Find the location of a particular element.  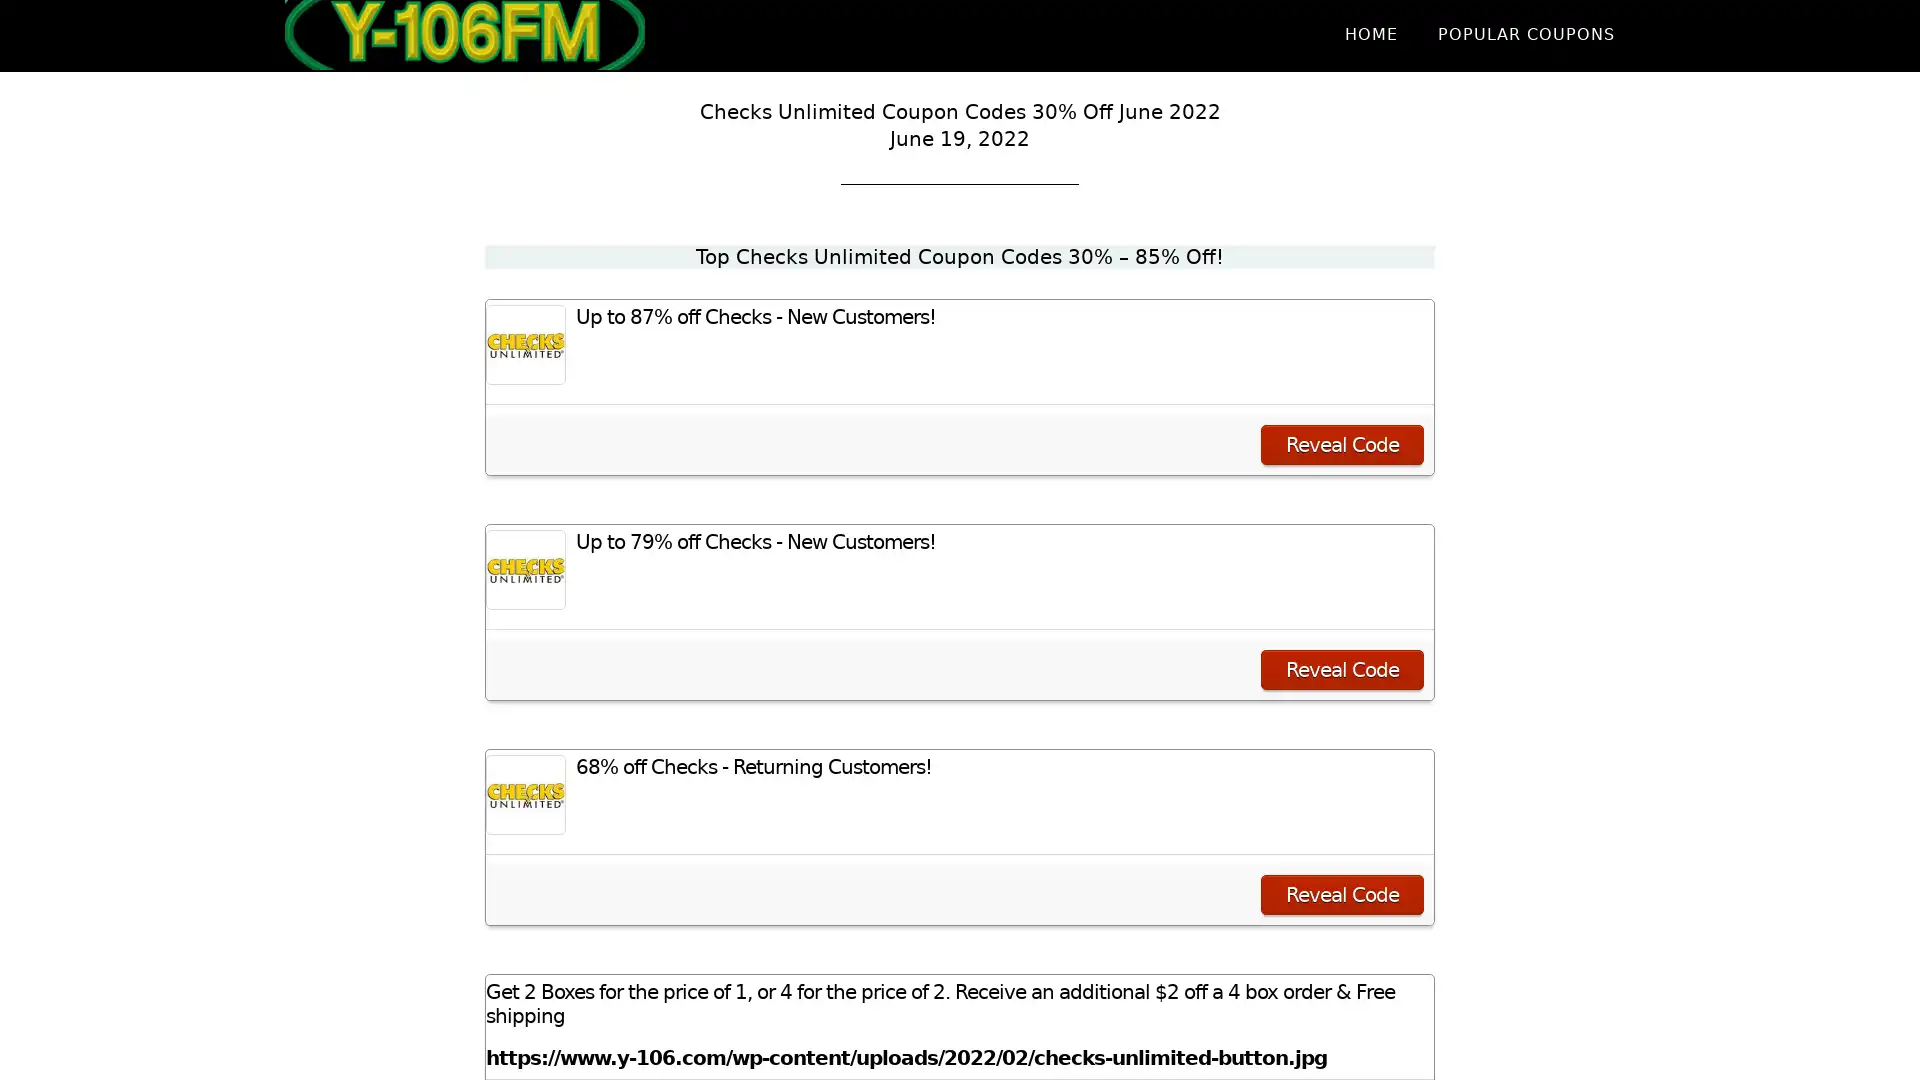

Reveal Code is located at coordinates (1342, 670).